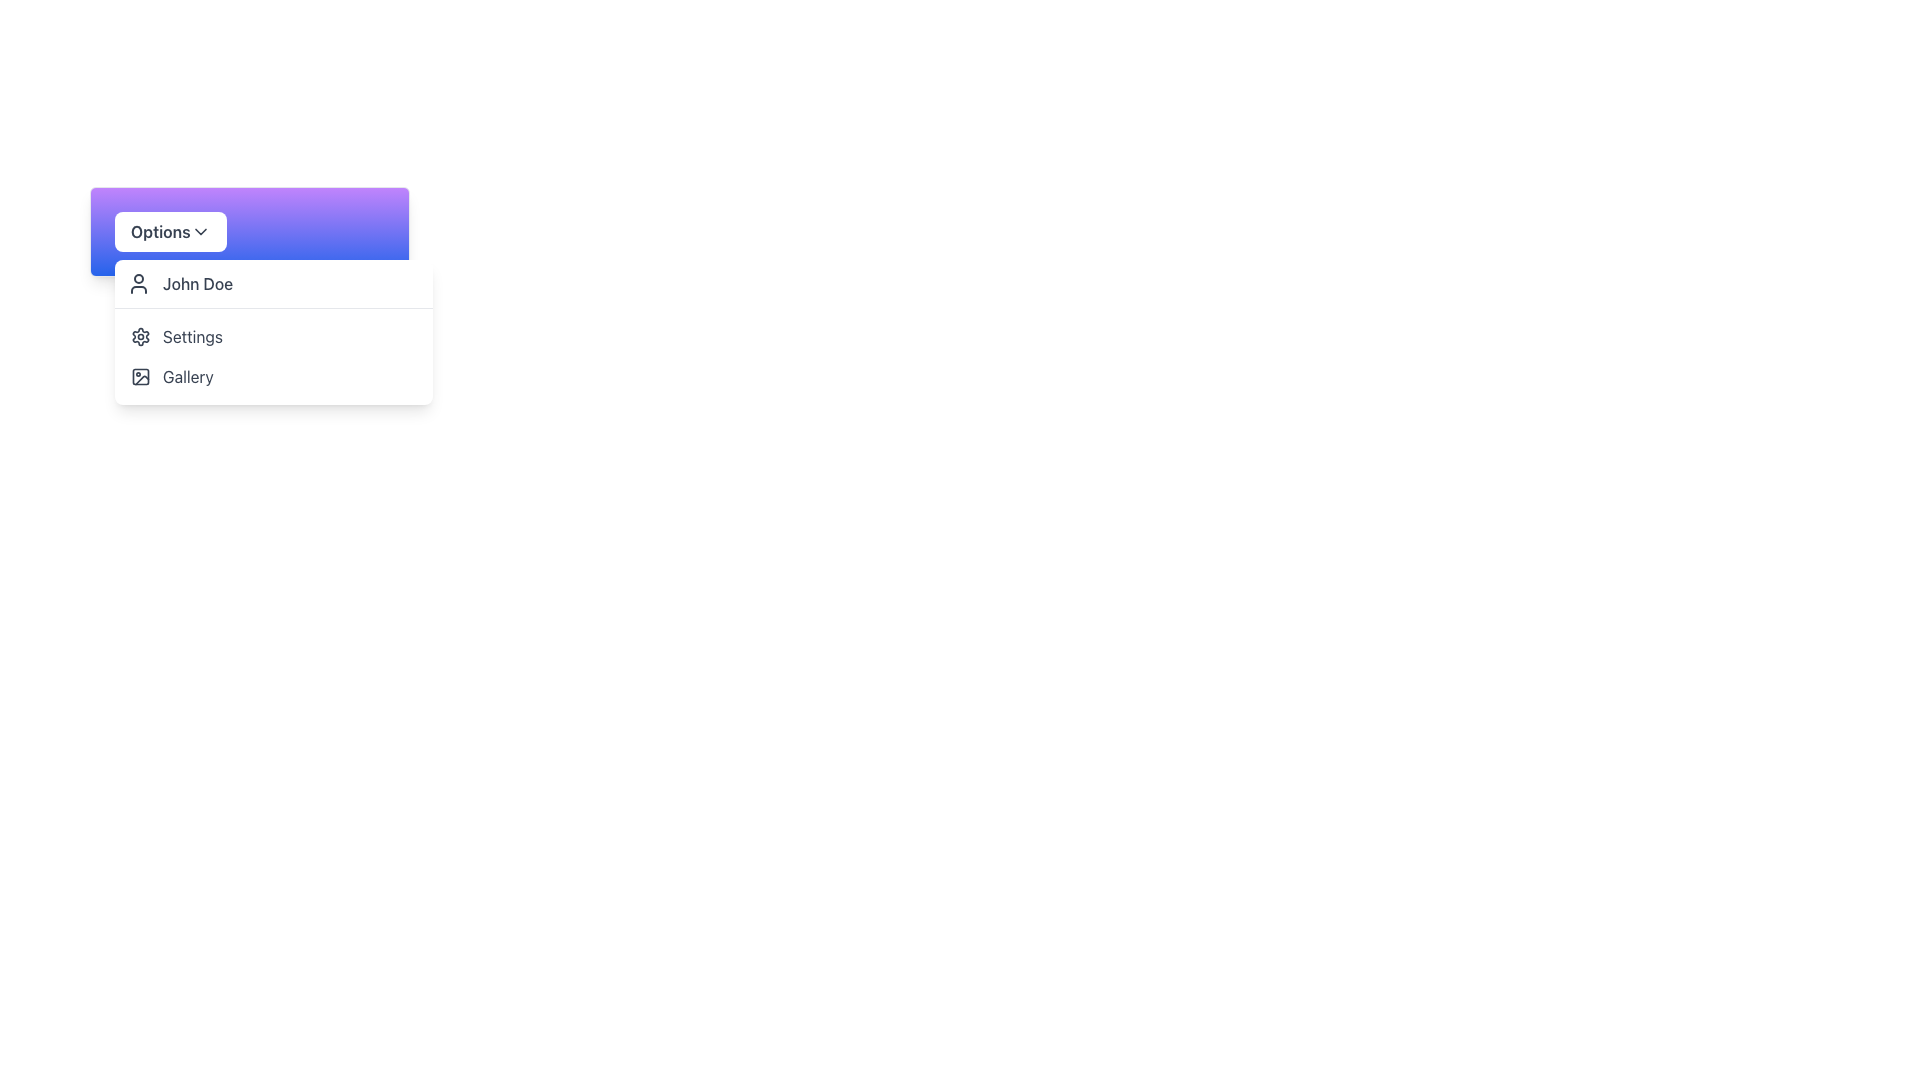 This screenshot has height=1080, width=1920. I want to click on the gear icon representing settings, which is positioned to the left of the 'Settings' text label in the dropdown menu, so click(139, 335).